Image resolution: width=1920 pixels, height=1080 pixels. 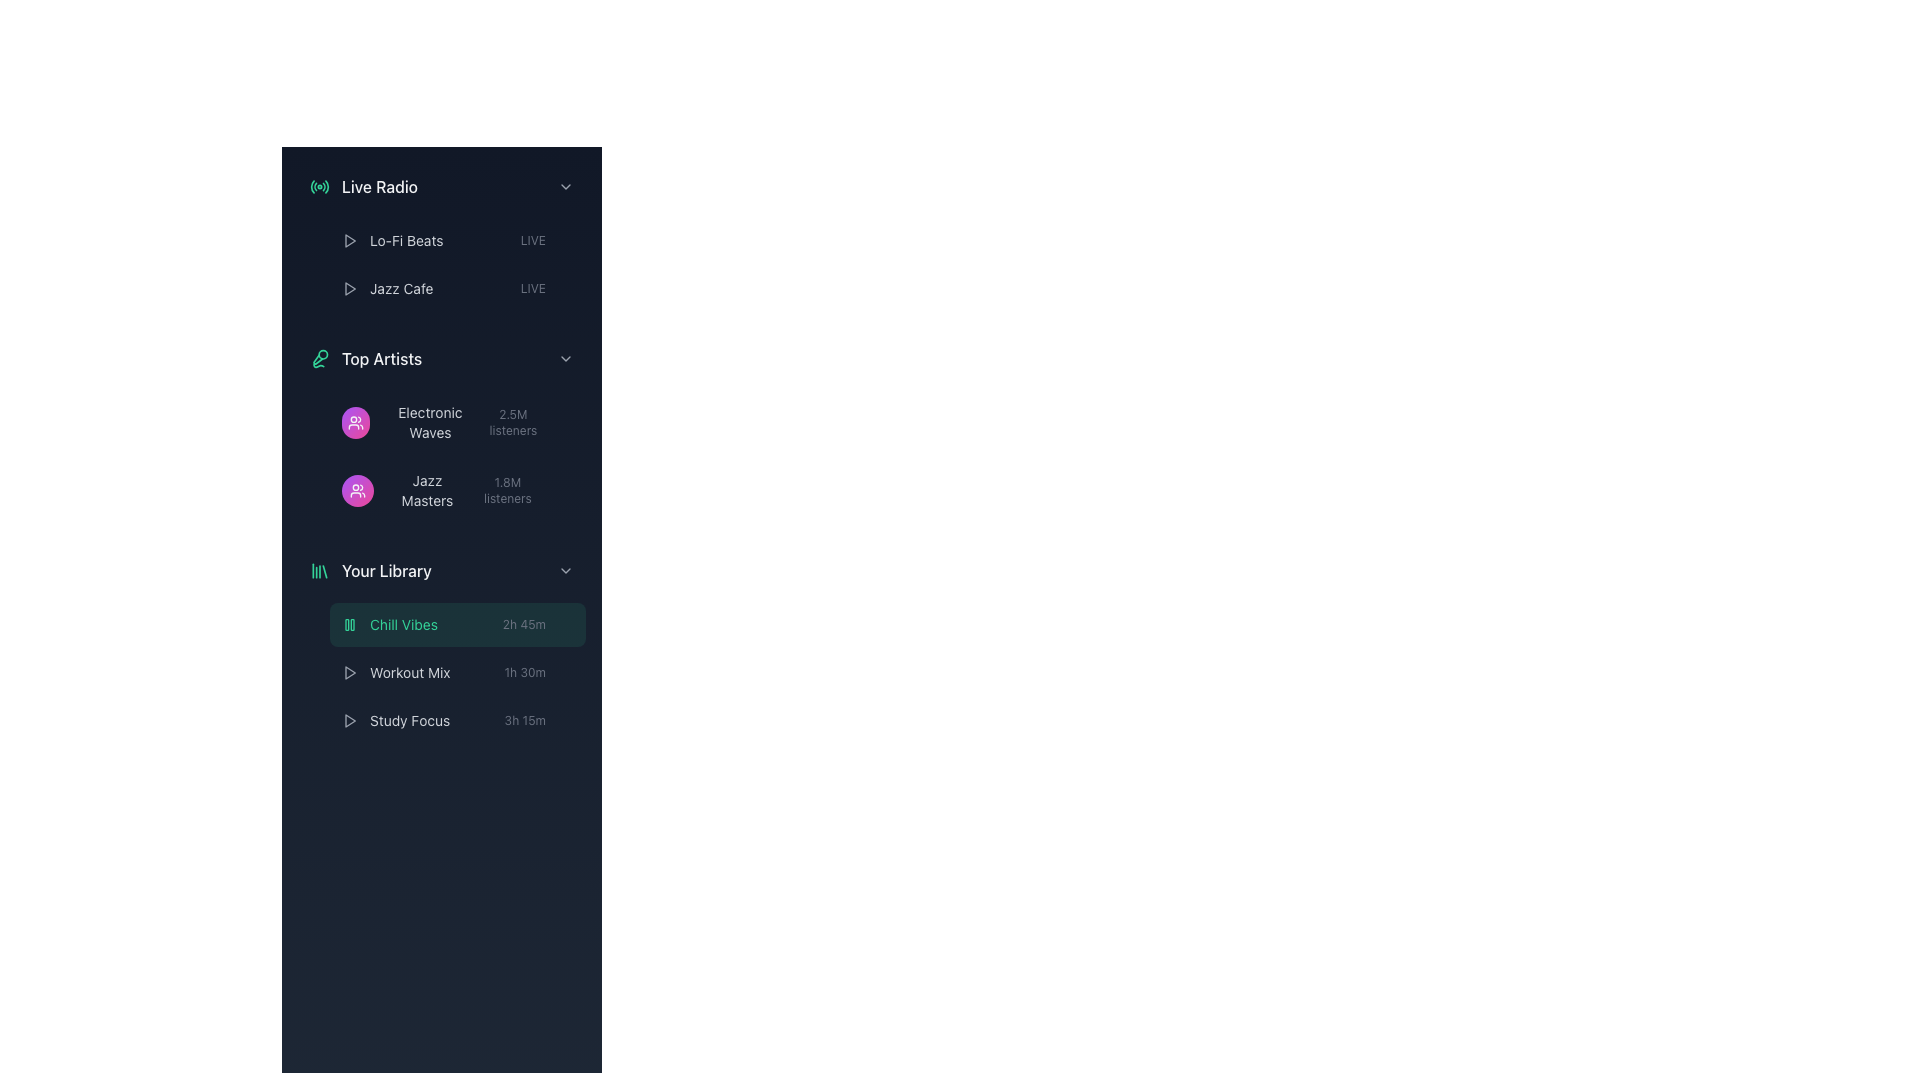 What do you see at coordinates (565, 623) in the screenshot?
I see `the heart-shaped interactive element located next to the 'Chill Vibes' playlist entry in the 'Your Library' section` at bounding box center [565, 623].